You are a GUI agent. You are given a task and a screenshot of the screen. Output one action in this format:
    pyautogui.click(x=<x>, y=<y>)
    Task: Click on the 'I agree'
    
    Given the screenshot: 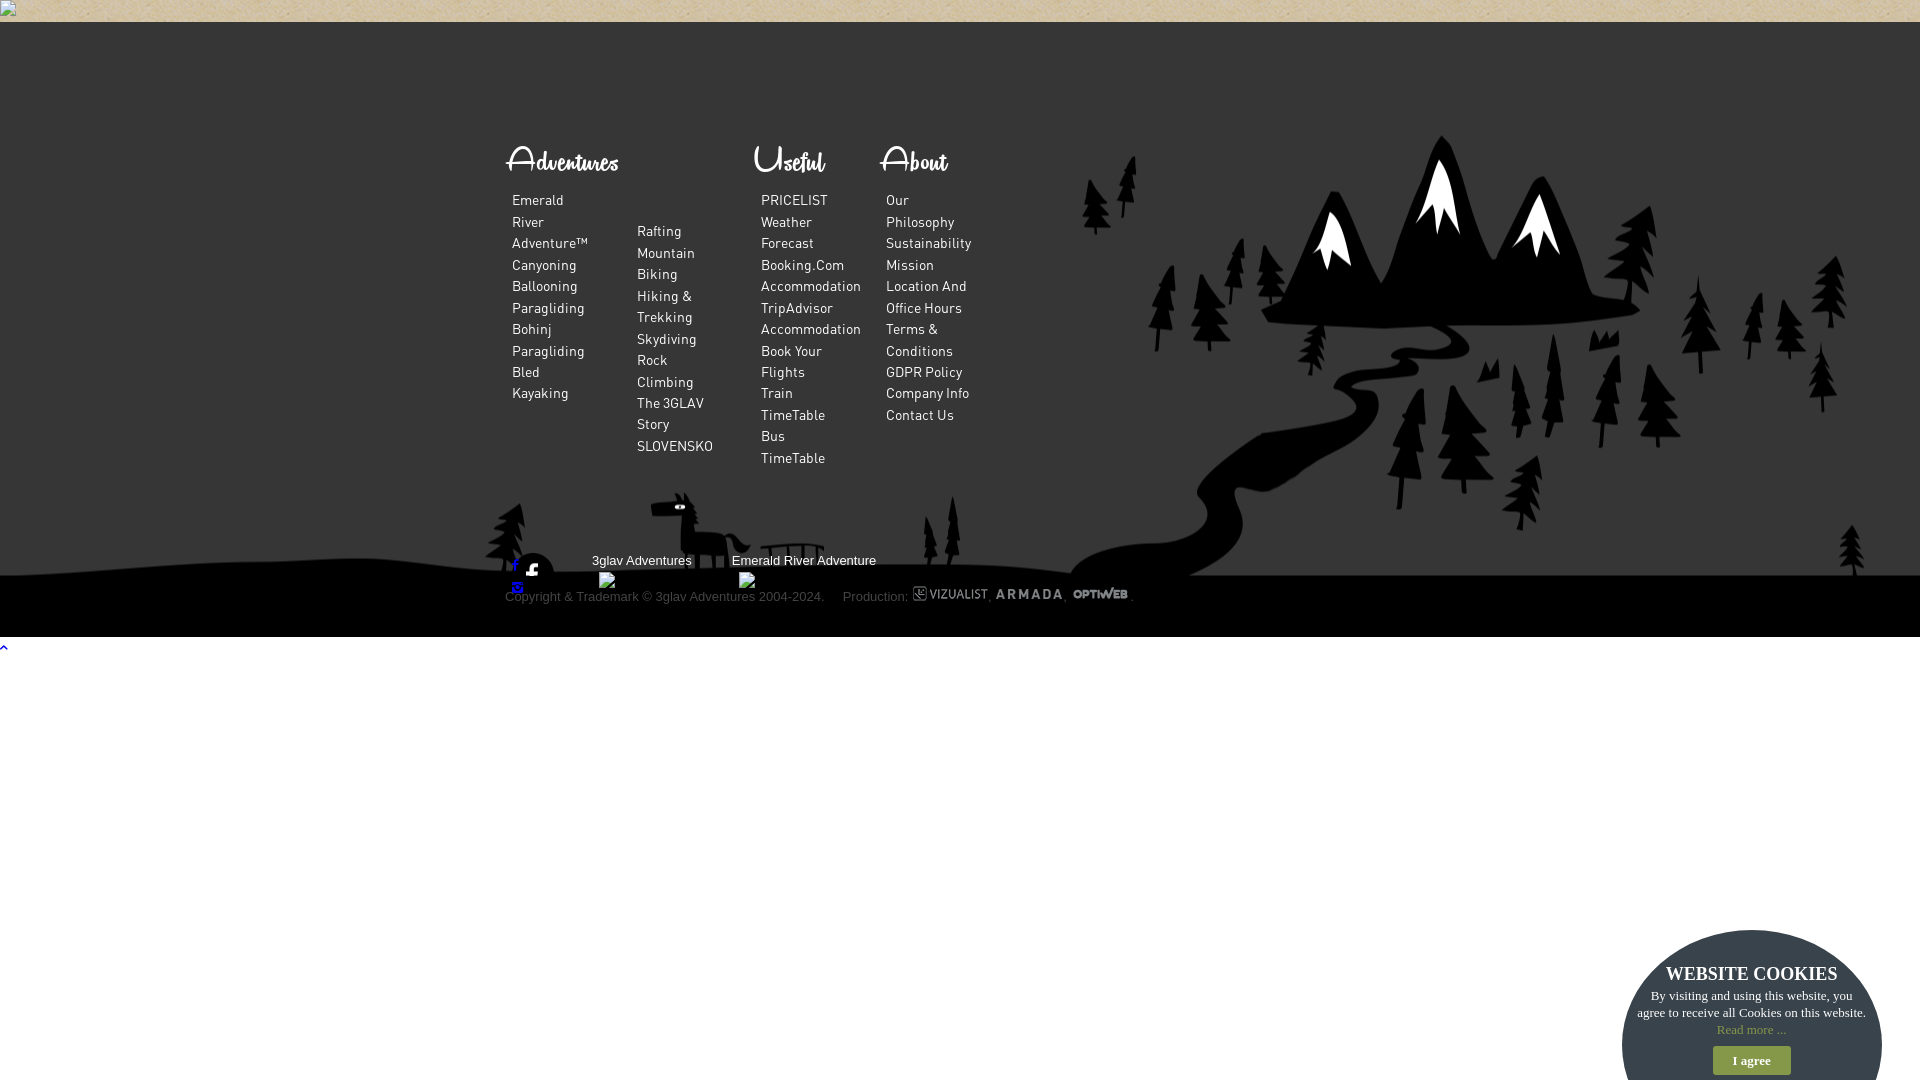 What is the action you would take?
    pyautogui.click(x=1751, y=1059)
    